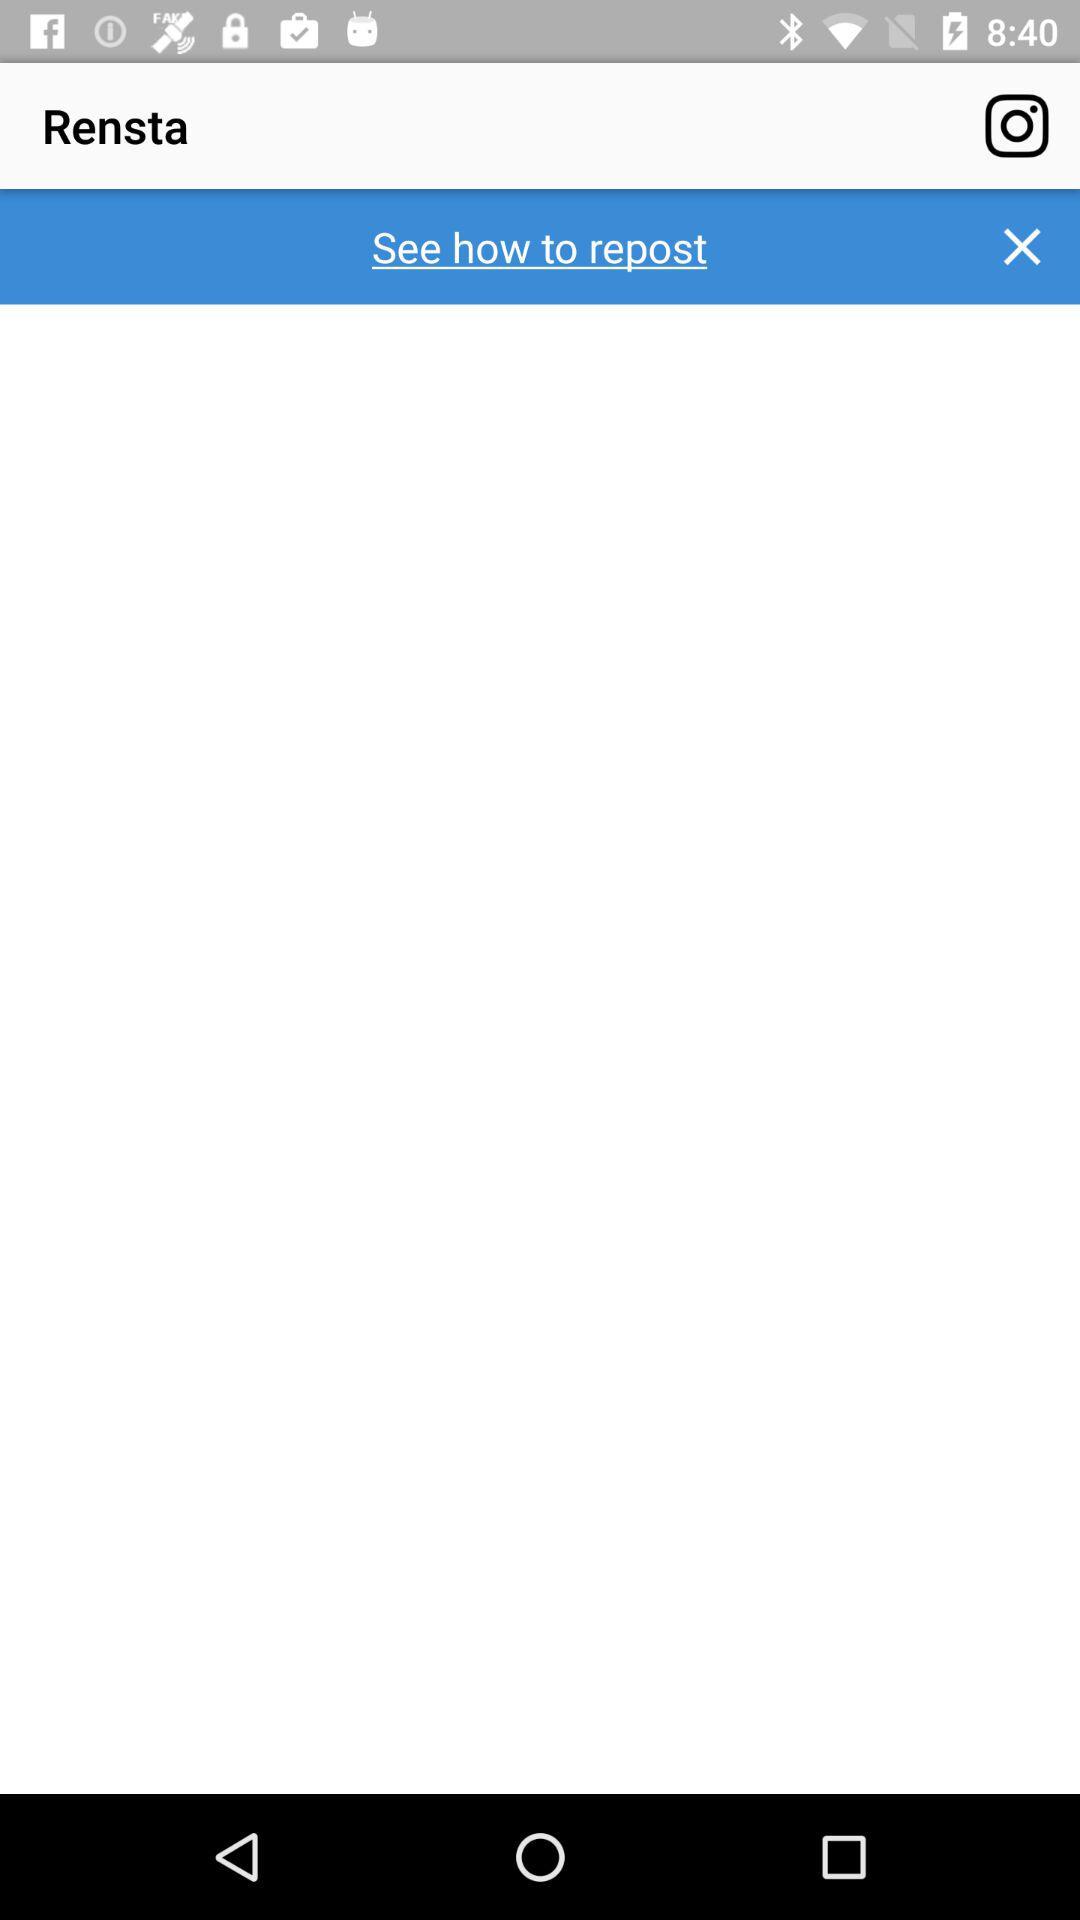 This screenshot has width=1080, height=1920. Describe the element at coordinates (1017, 124) in the screenshot. I see `the icon to the right of rensta` at that location.